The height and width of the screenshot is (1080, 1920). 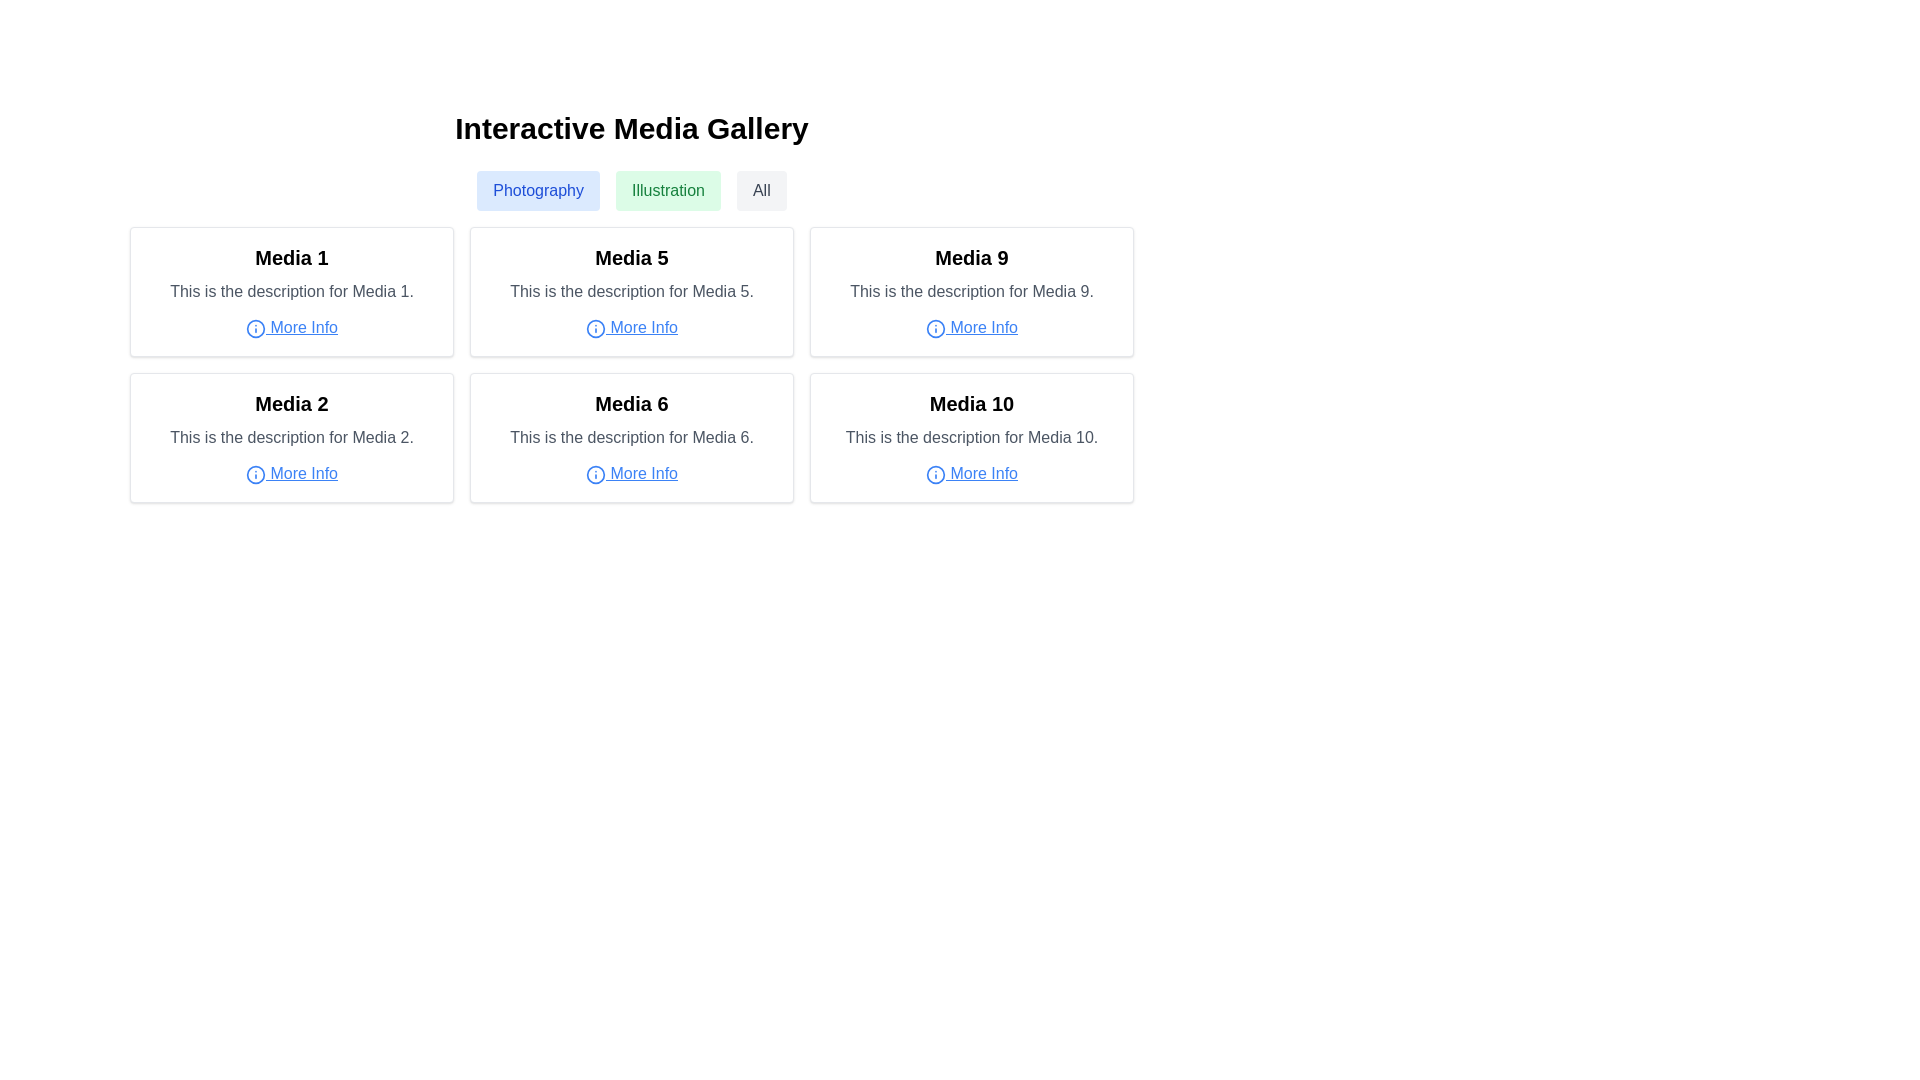 What do you see at coordinates (971, 326) in the screenshot?
I see `the 'More Info' hyperlink styled text with an associated icon located in the third column of the first row of the media grid layout` at bounding box center [971, 326].